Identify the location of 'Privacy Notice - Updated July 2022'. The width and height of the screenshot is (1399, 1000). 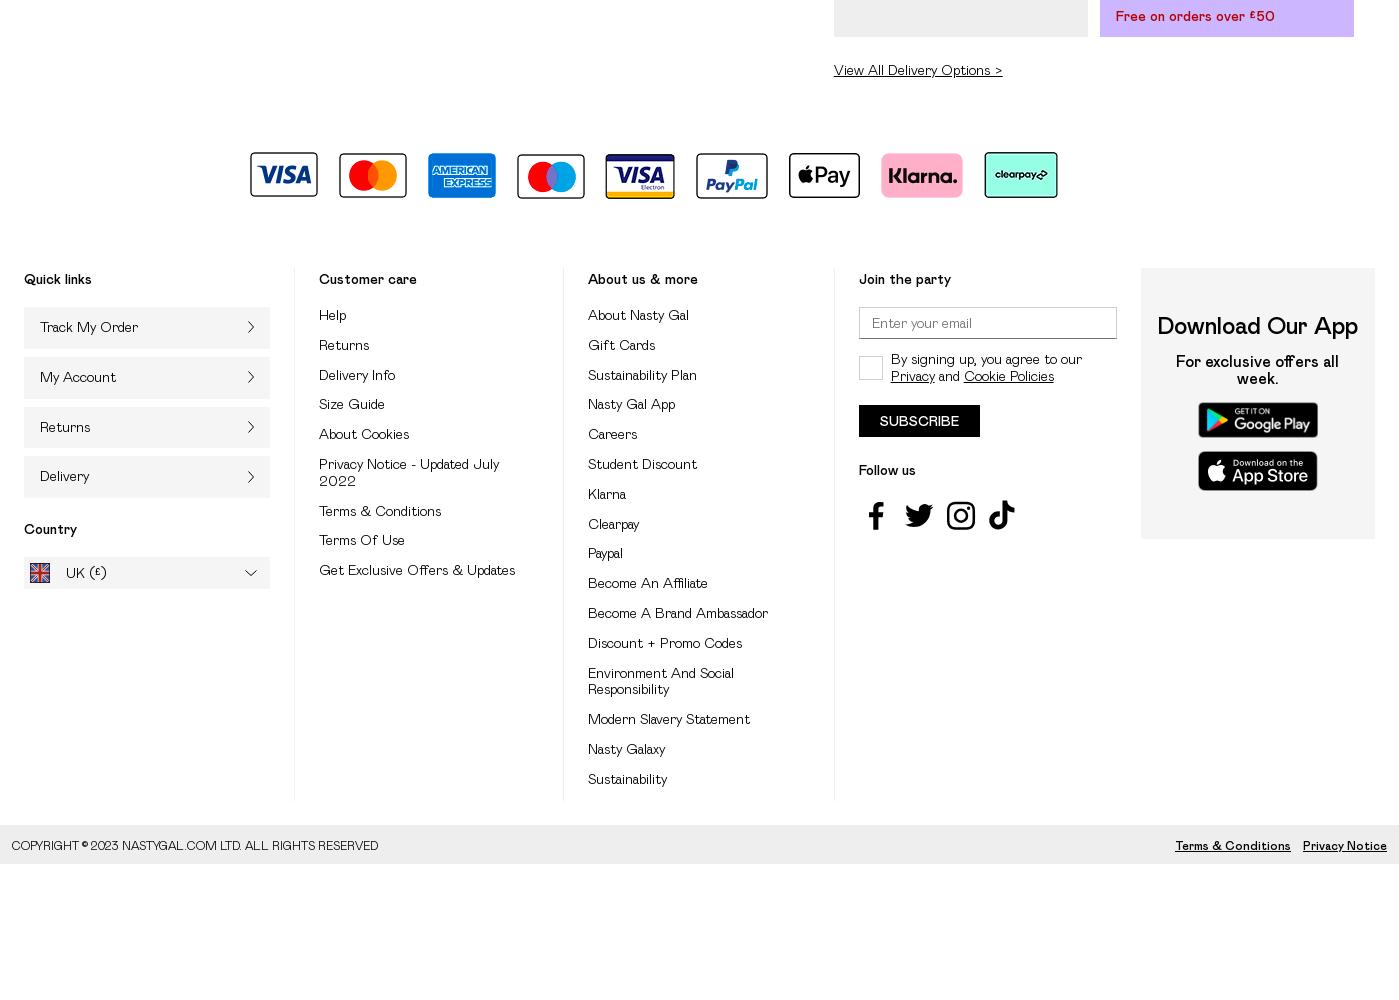
(318, 470).